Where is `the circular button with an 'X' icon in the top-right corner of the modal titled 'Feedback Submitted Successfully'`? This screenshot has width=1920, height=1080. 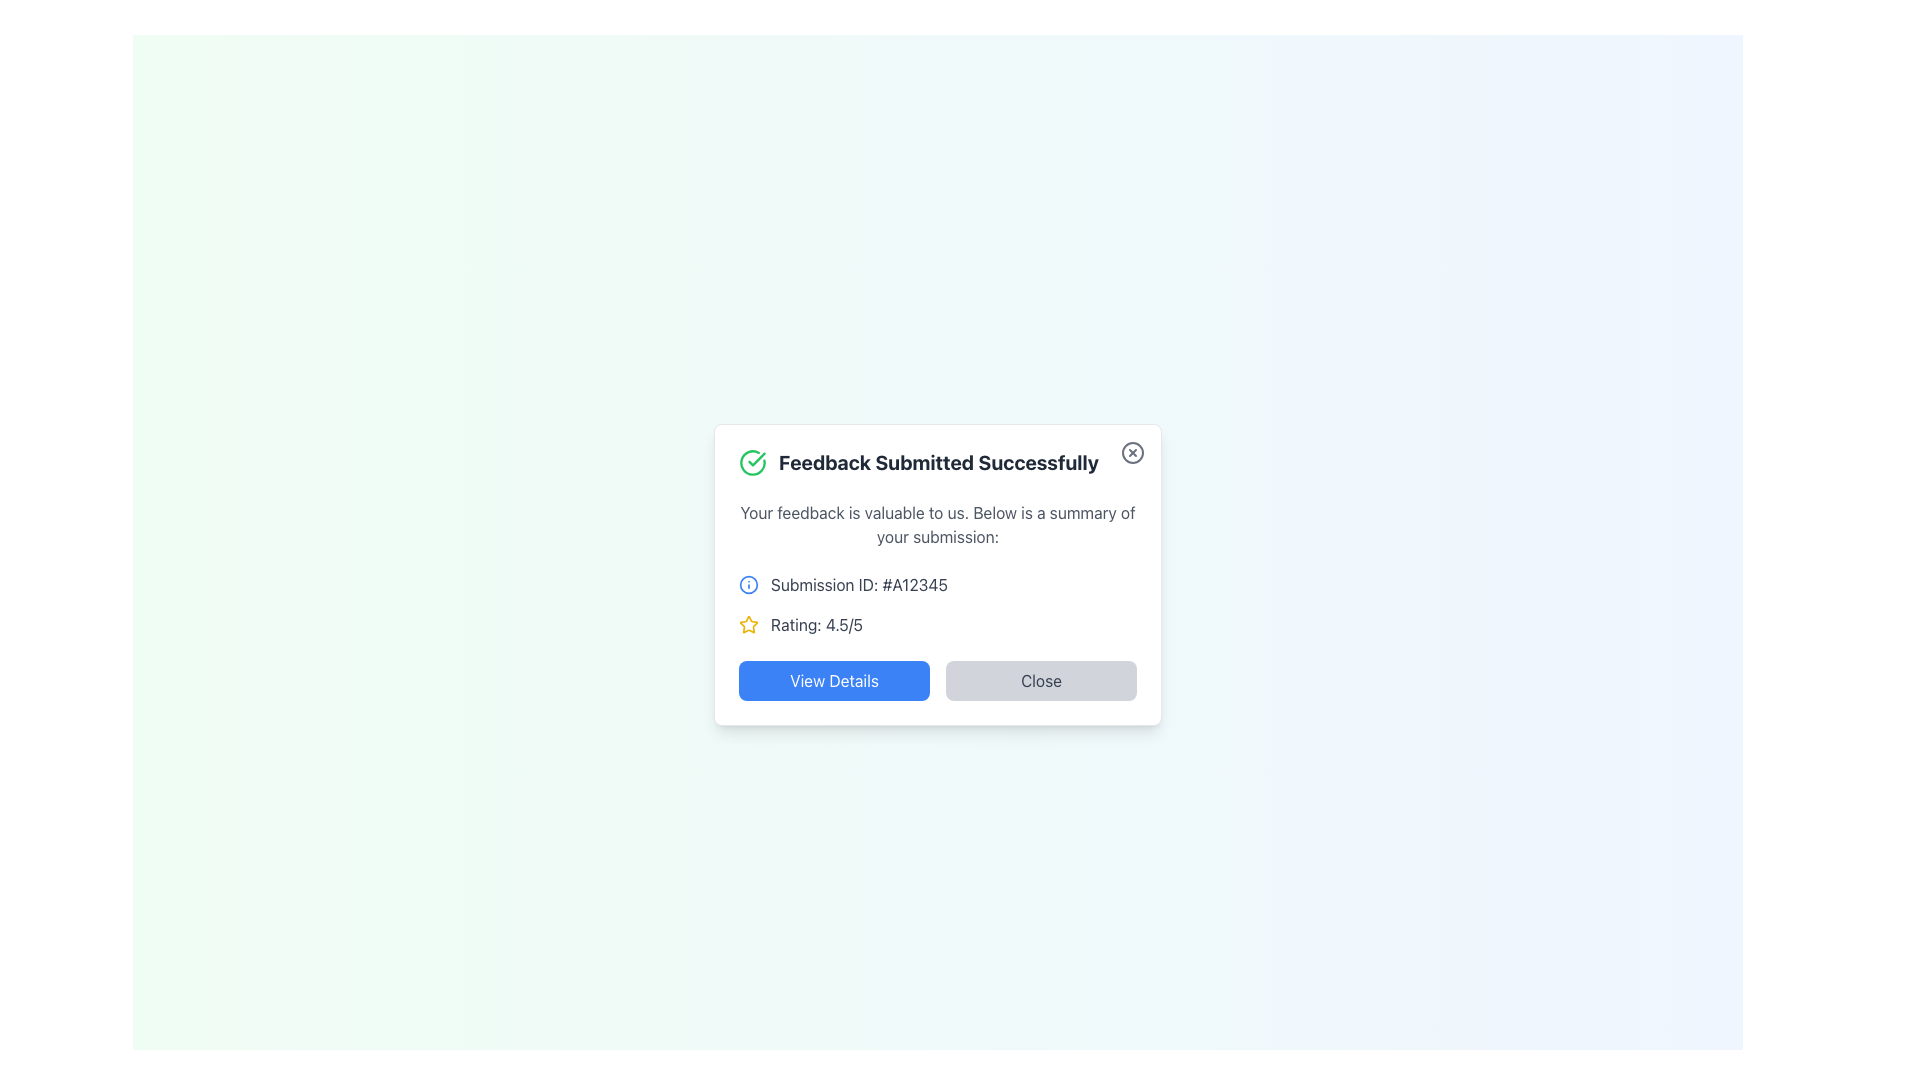 the circular button with an 'X' icon in the top-right corner of the modal titled 'Feedback Submitted Successfully' is located at coordinates (1132, 452).